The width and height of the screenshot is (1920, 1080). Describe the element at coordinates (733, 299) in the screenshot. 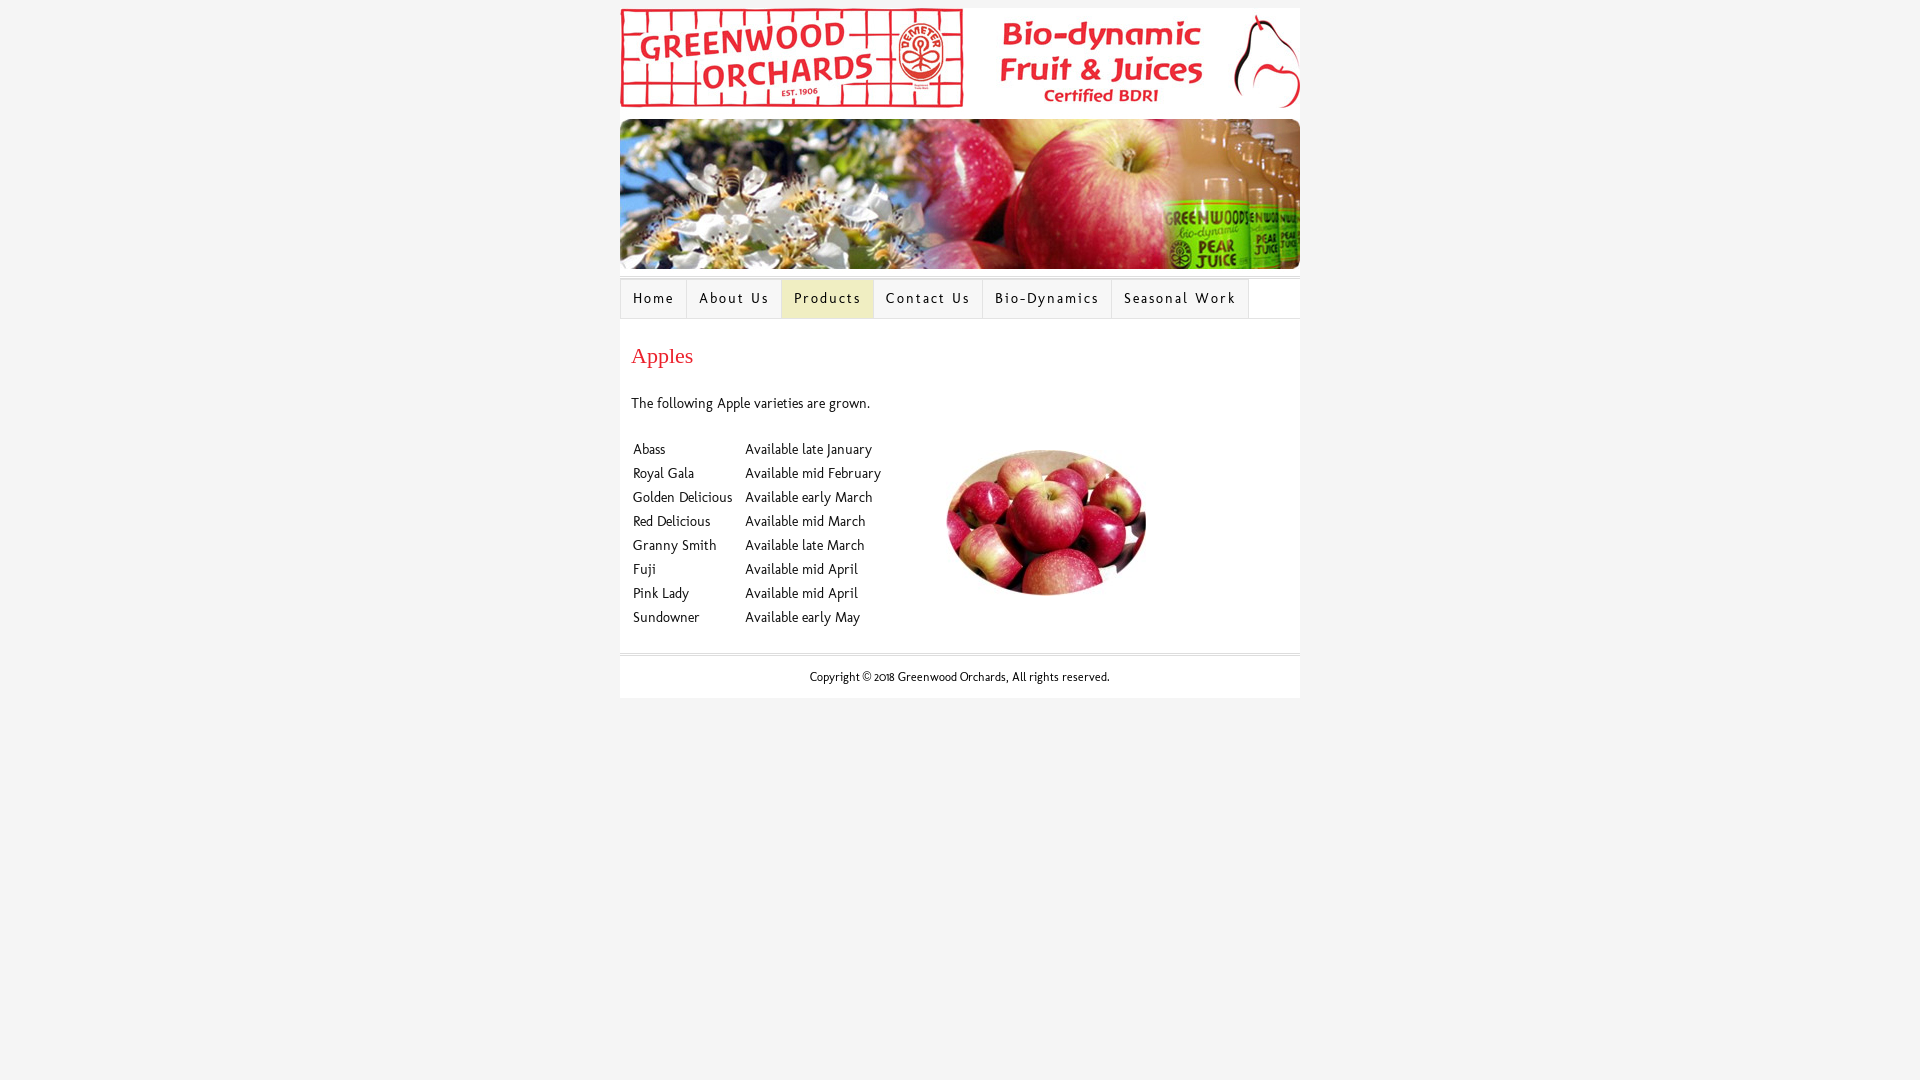

I see `'About Us'` at that location.